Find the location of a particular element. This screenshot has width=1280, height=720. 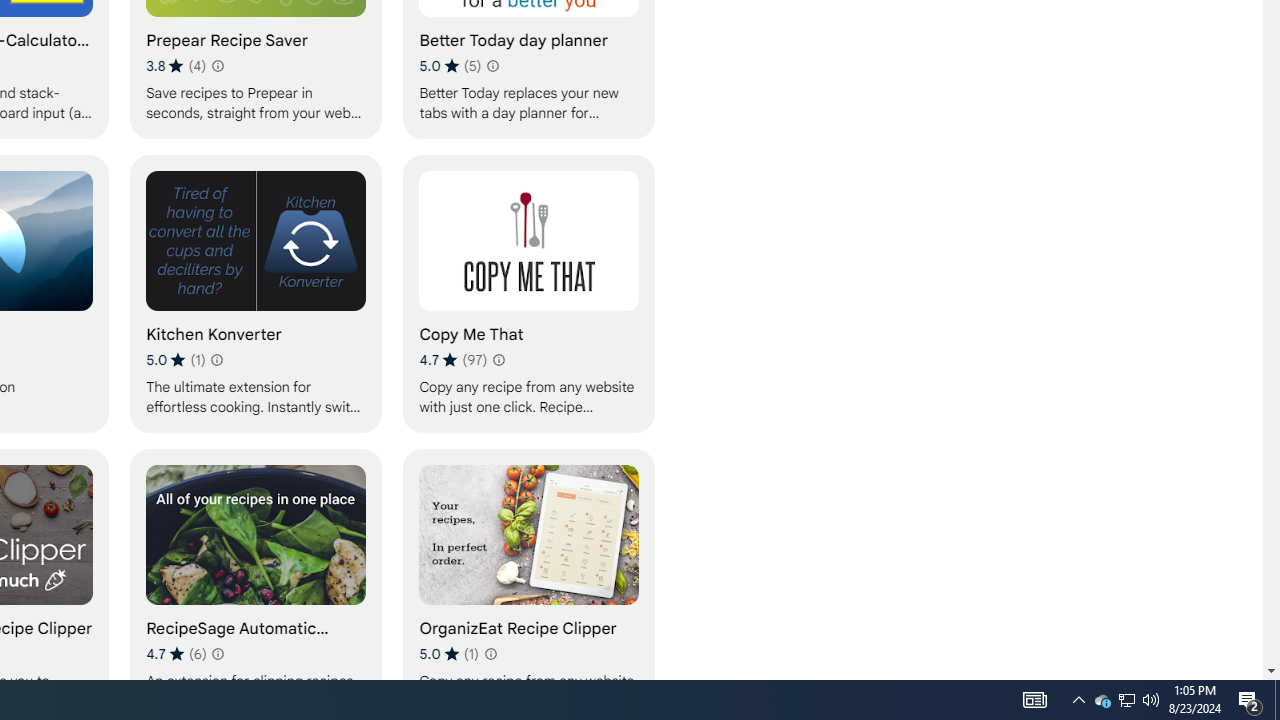

'Learn more about results and reviews "Copy Me That"' is located at coordinates (498, 360).